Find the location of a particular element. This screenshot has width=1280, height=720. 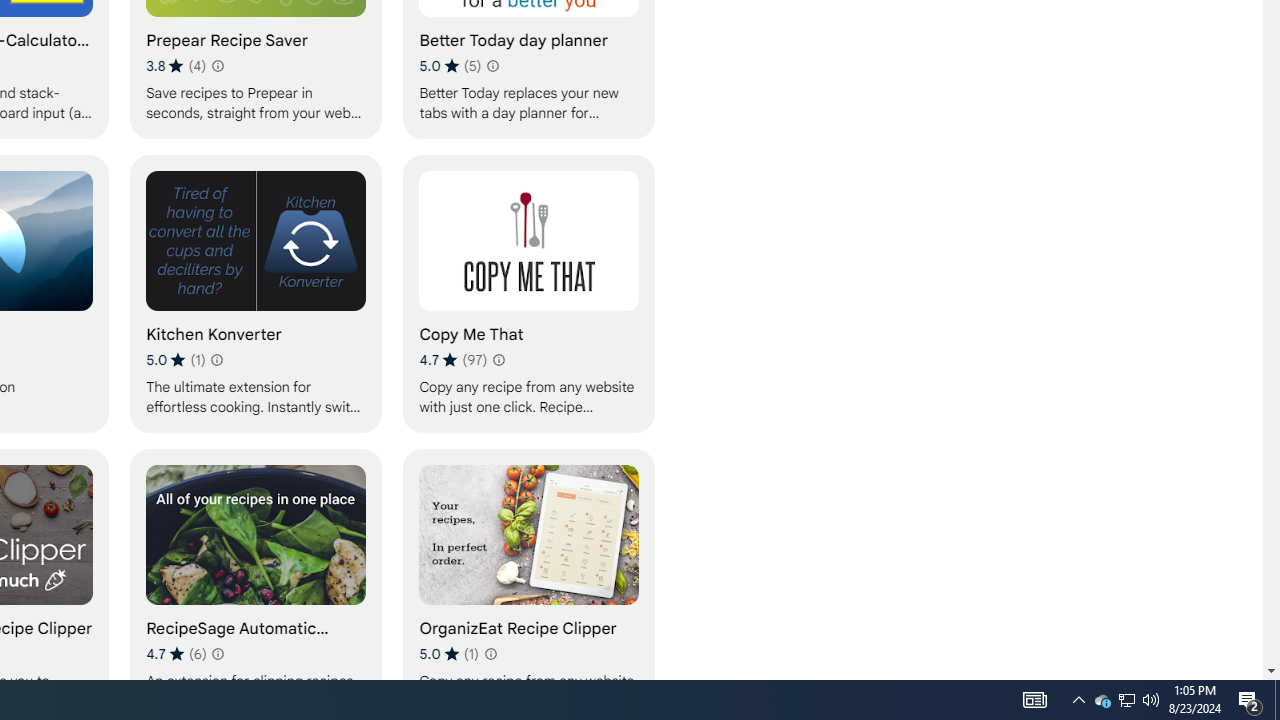

'Learn more about results and reviews "Copy Me That"' is located at coordinates (498, 360).